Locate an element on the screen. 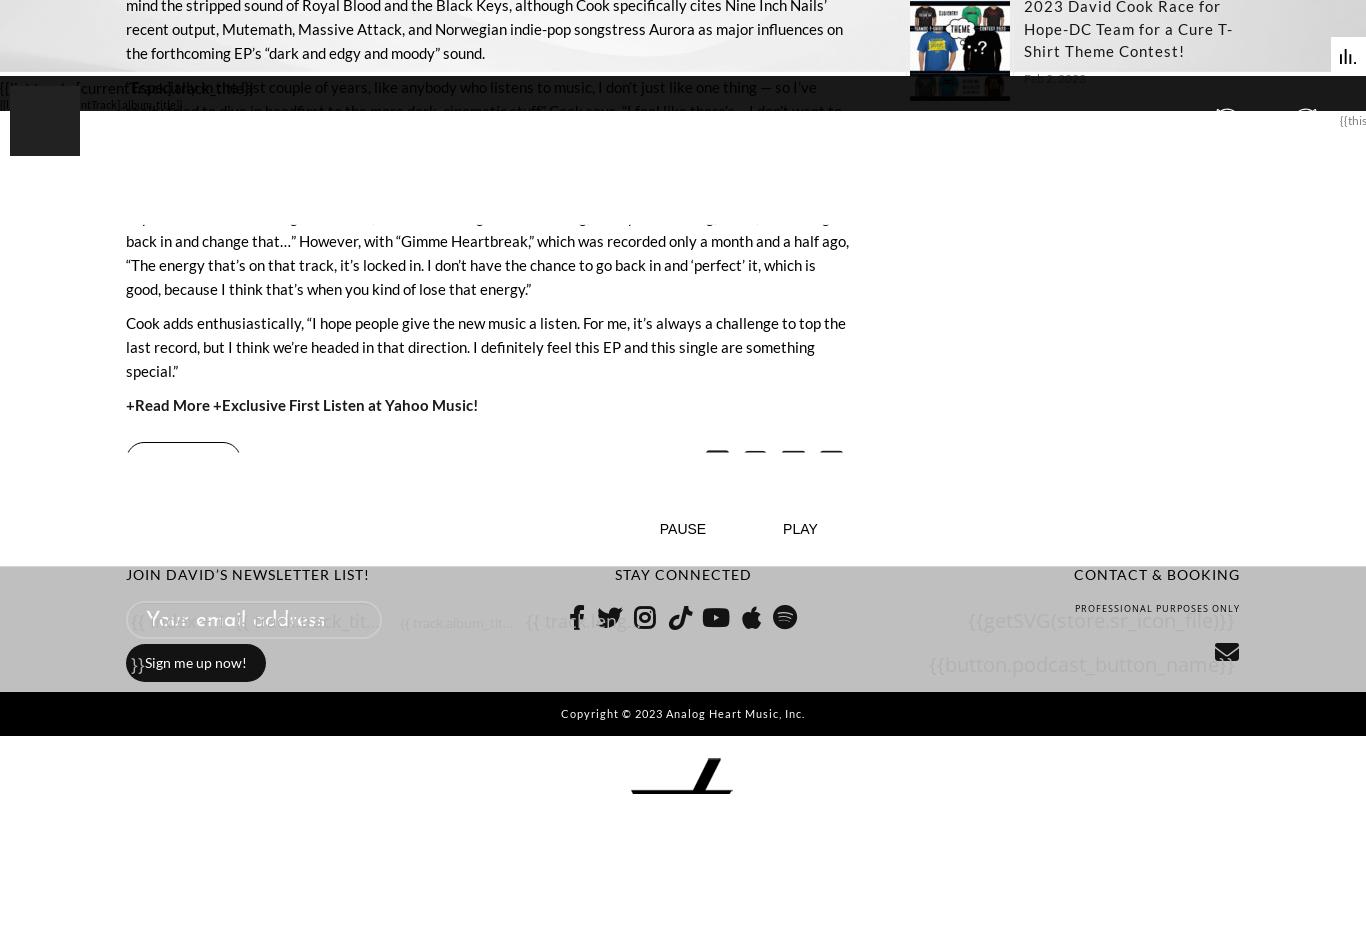 Image resolution: width=1366 pixels, height=928 pixels. 'Cook adds enthusiastically, “I hope people give the new music a listen. For me, it’s always a challenge to top the last record, but I think we’re headed in that direction. I definitely feel this EP and this single are something special.”' is located at coordinates (486, 344).